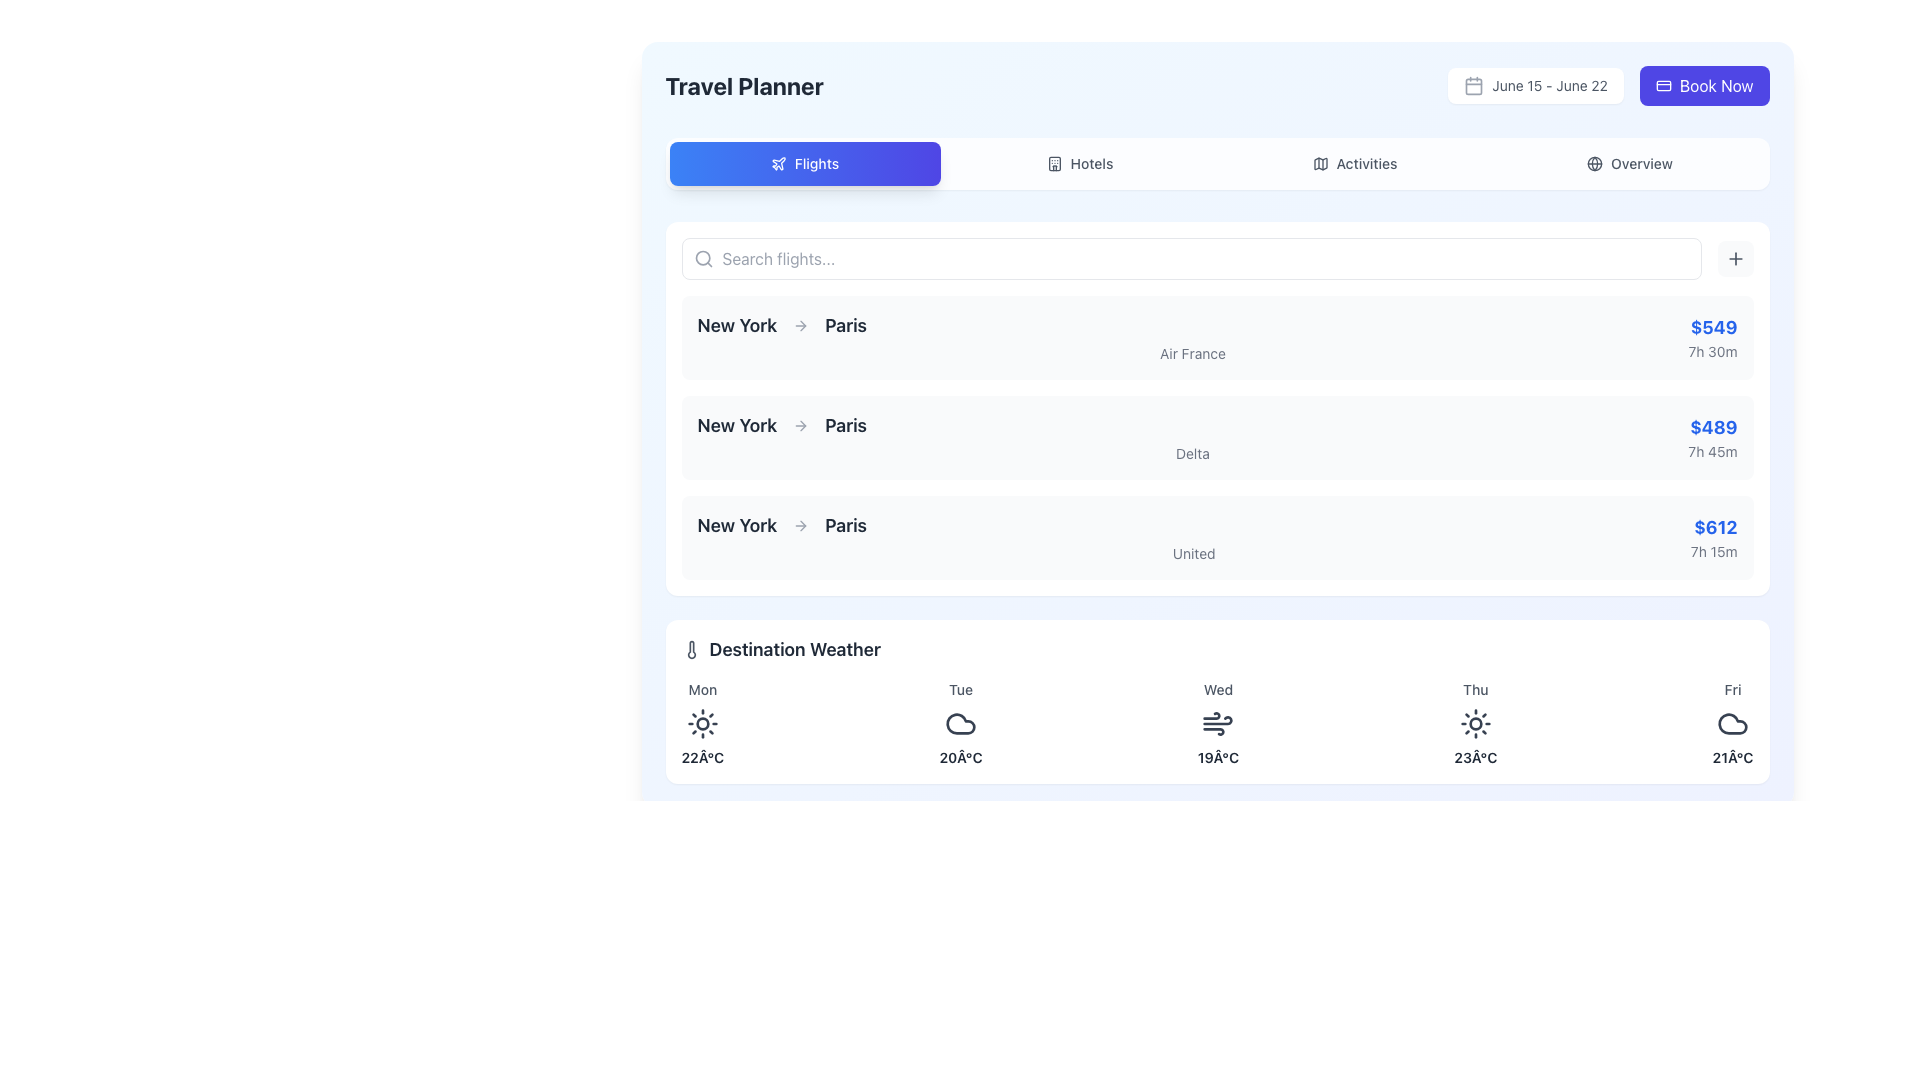  Describe the element at coordinates (691, 650) in the screenshot. I see `the thermometer icon located beside the 'Destination Weather' text, which is a vertical rectangular shape with rounded edges and a circular bulb at the bottom, indicating temperature` at that location.